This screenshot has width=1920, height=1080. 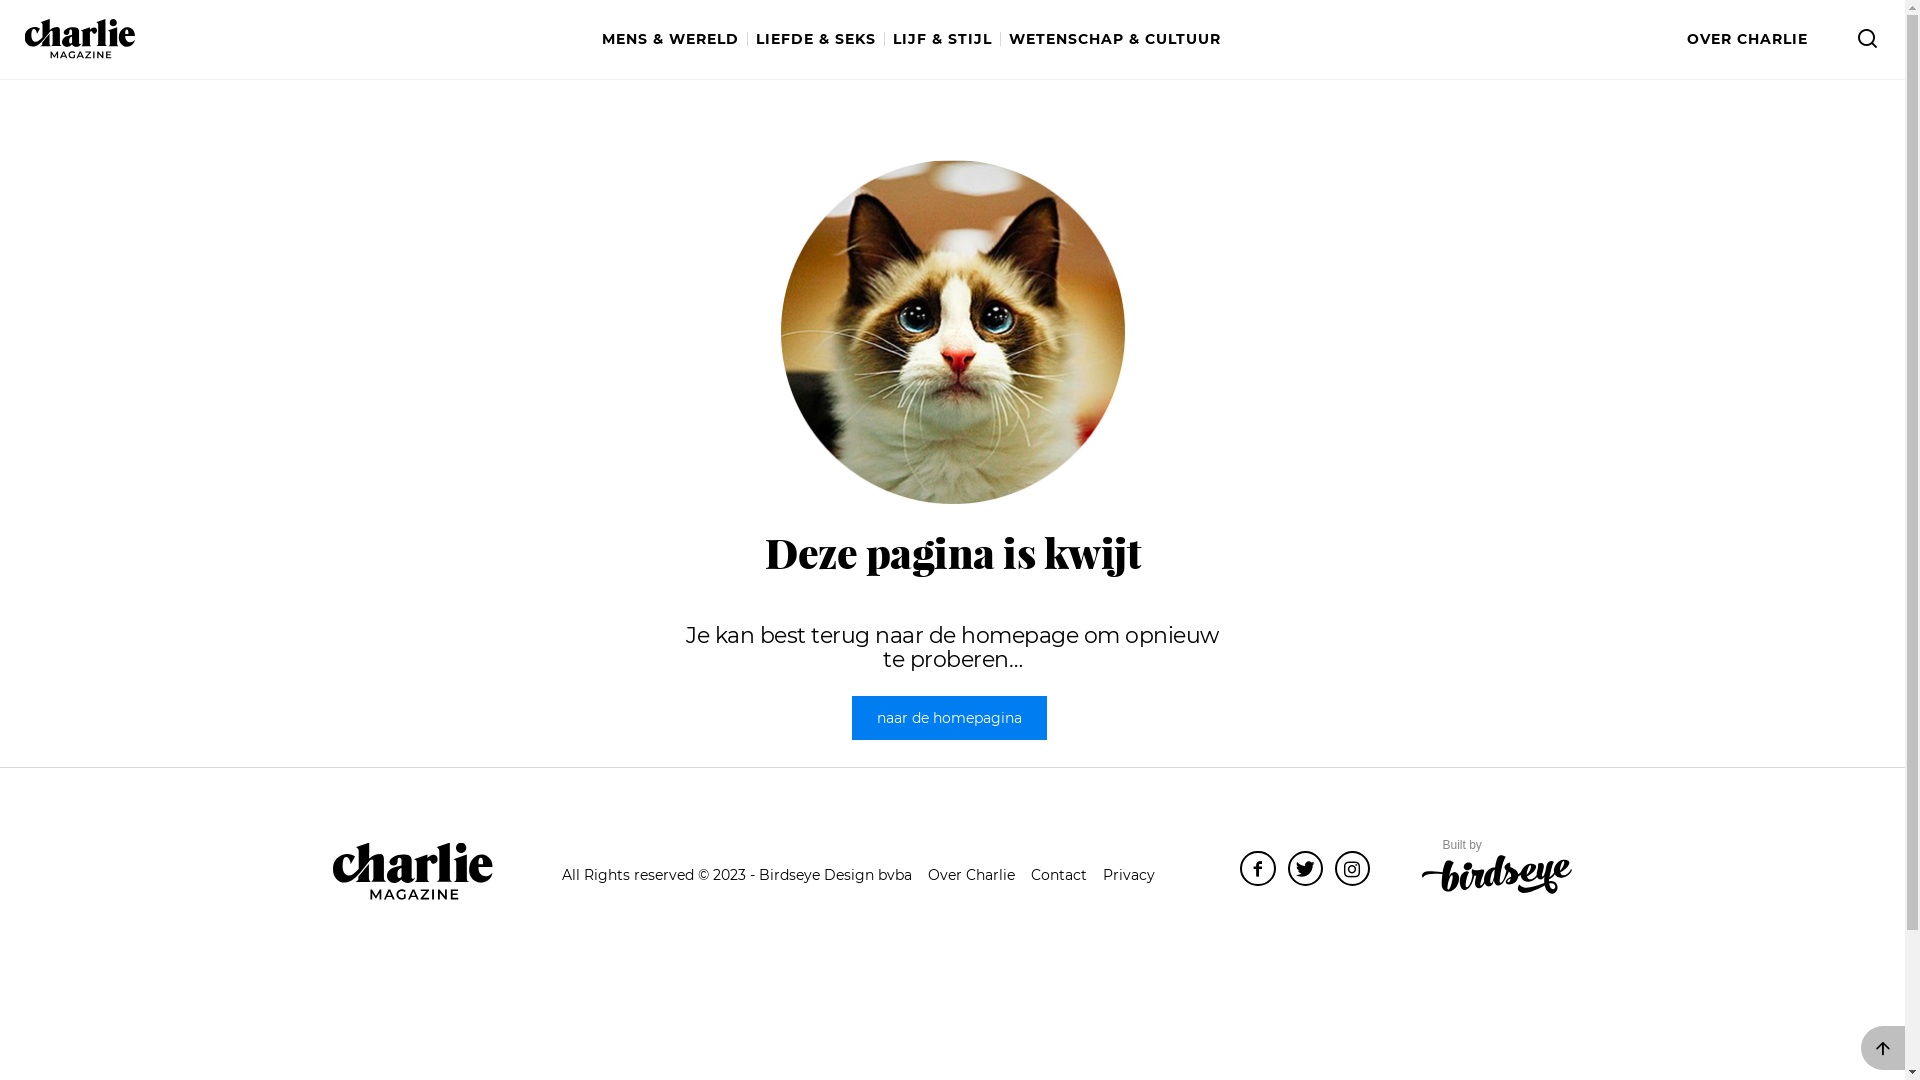 What do you see at coordinates (1102, 874) in the screenshot?
I see `'Privacy'` at bounding box center [1102, 874].